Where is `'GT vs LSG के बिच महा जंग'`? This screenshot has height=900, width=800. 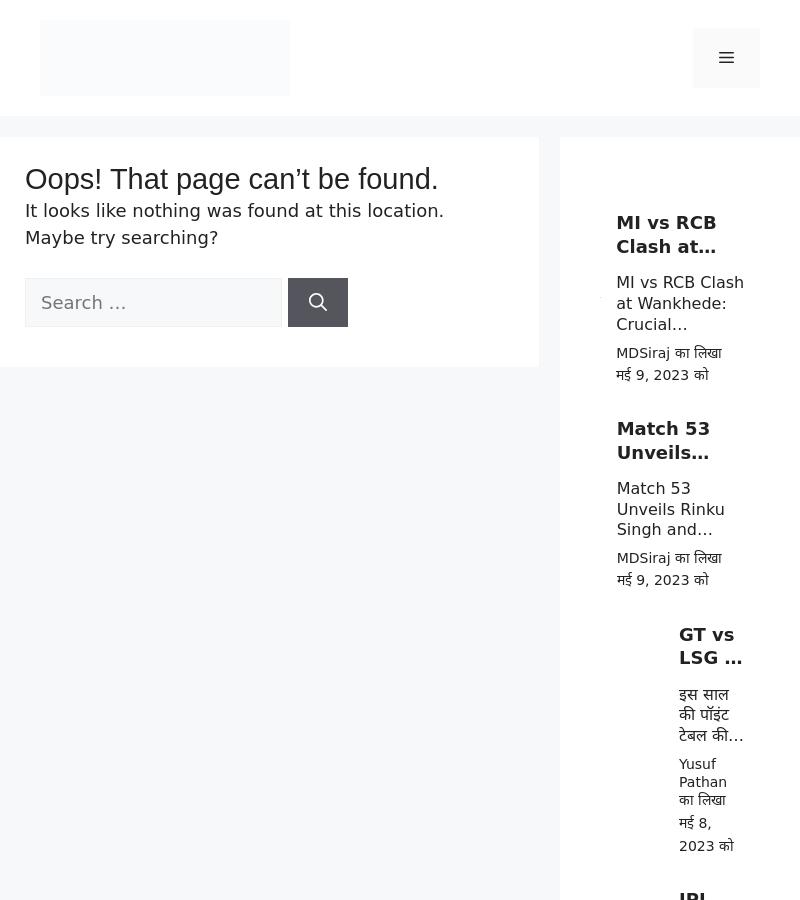
'GT vs LSG के बिच महा जंग' is located at coordinates (707, 668).